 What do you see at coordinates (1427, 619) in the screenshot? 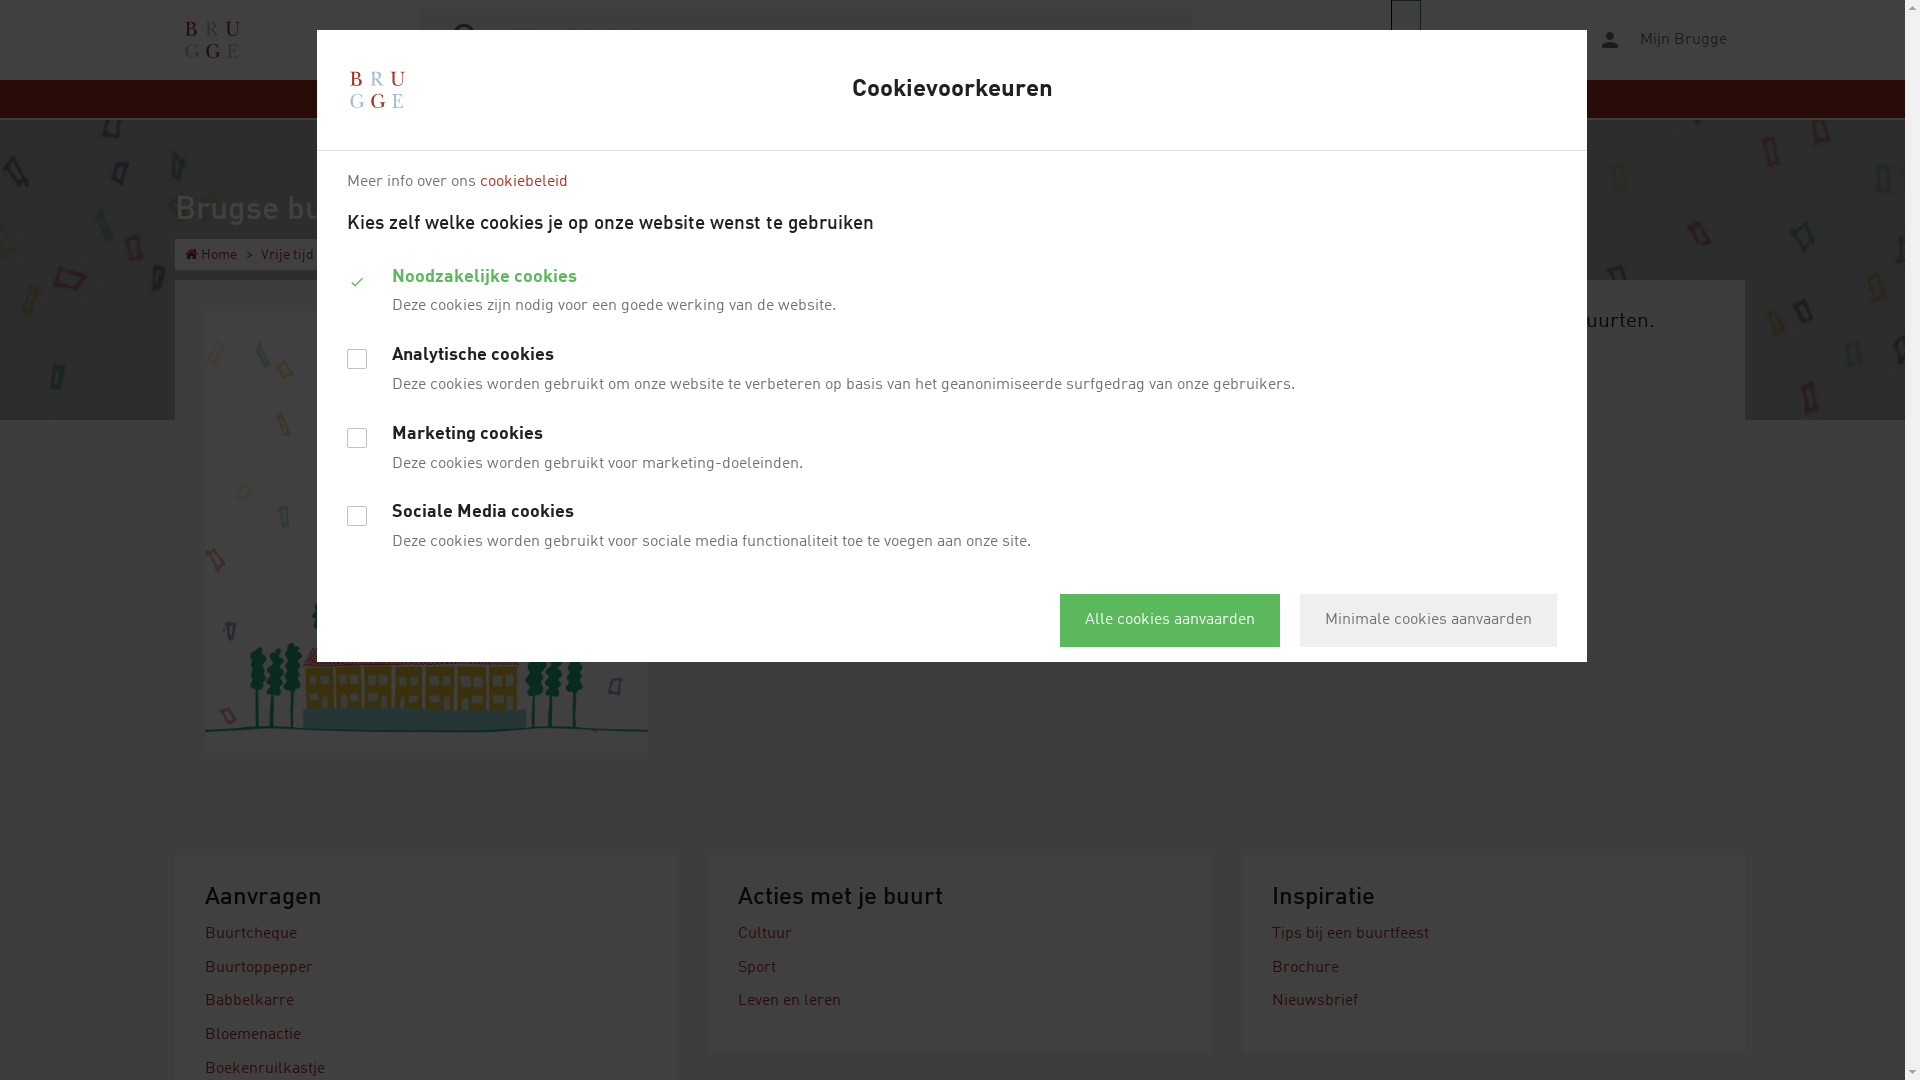
I see `'Minimale cookies aanvaarden'` at bounding box center [1427, 619].